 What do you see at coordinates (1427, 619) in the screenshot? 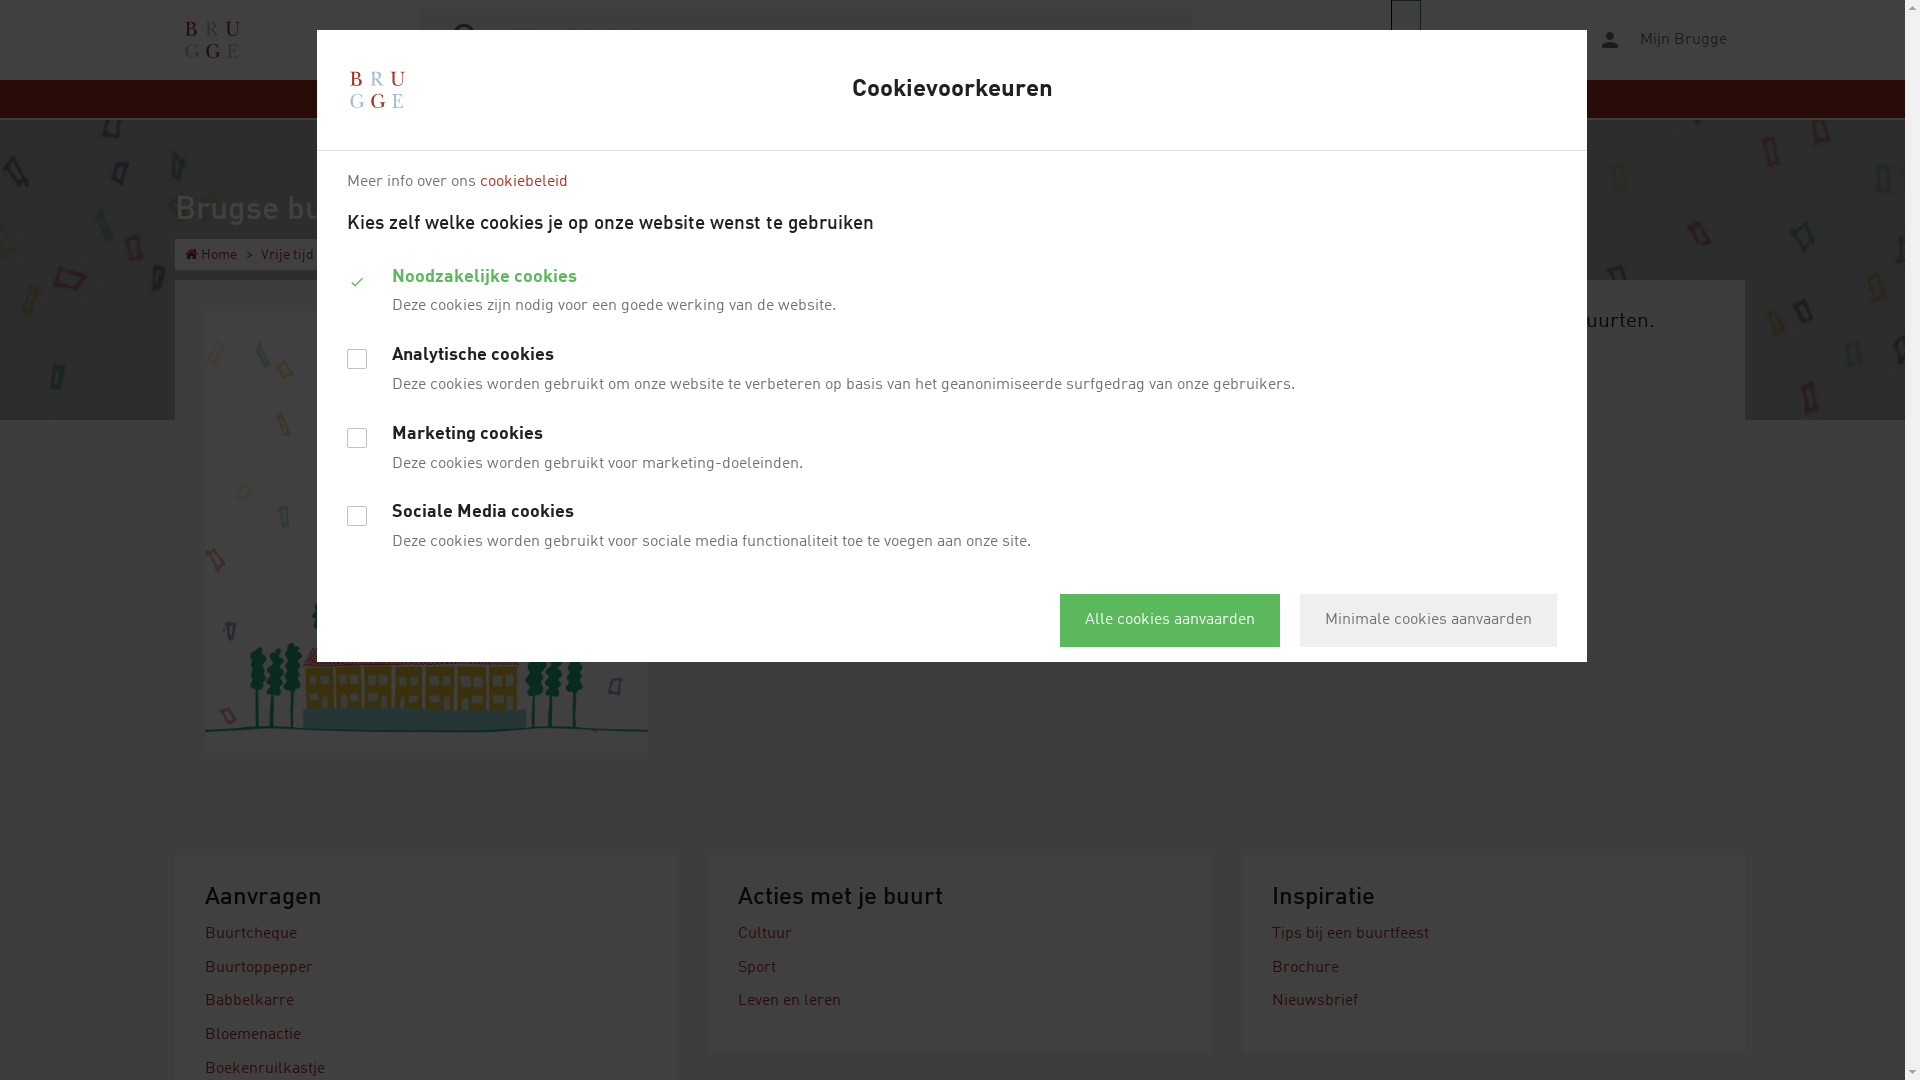
I see `'Minimale cookies aanvaarden'` at bounding box center [1427, 619].